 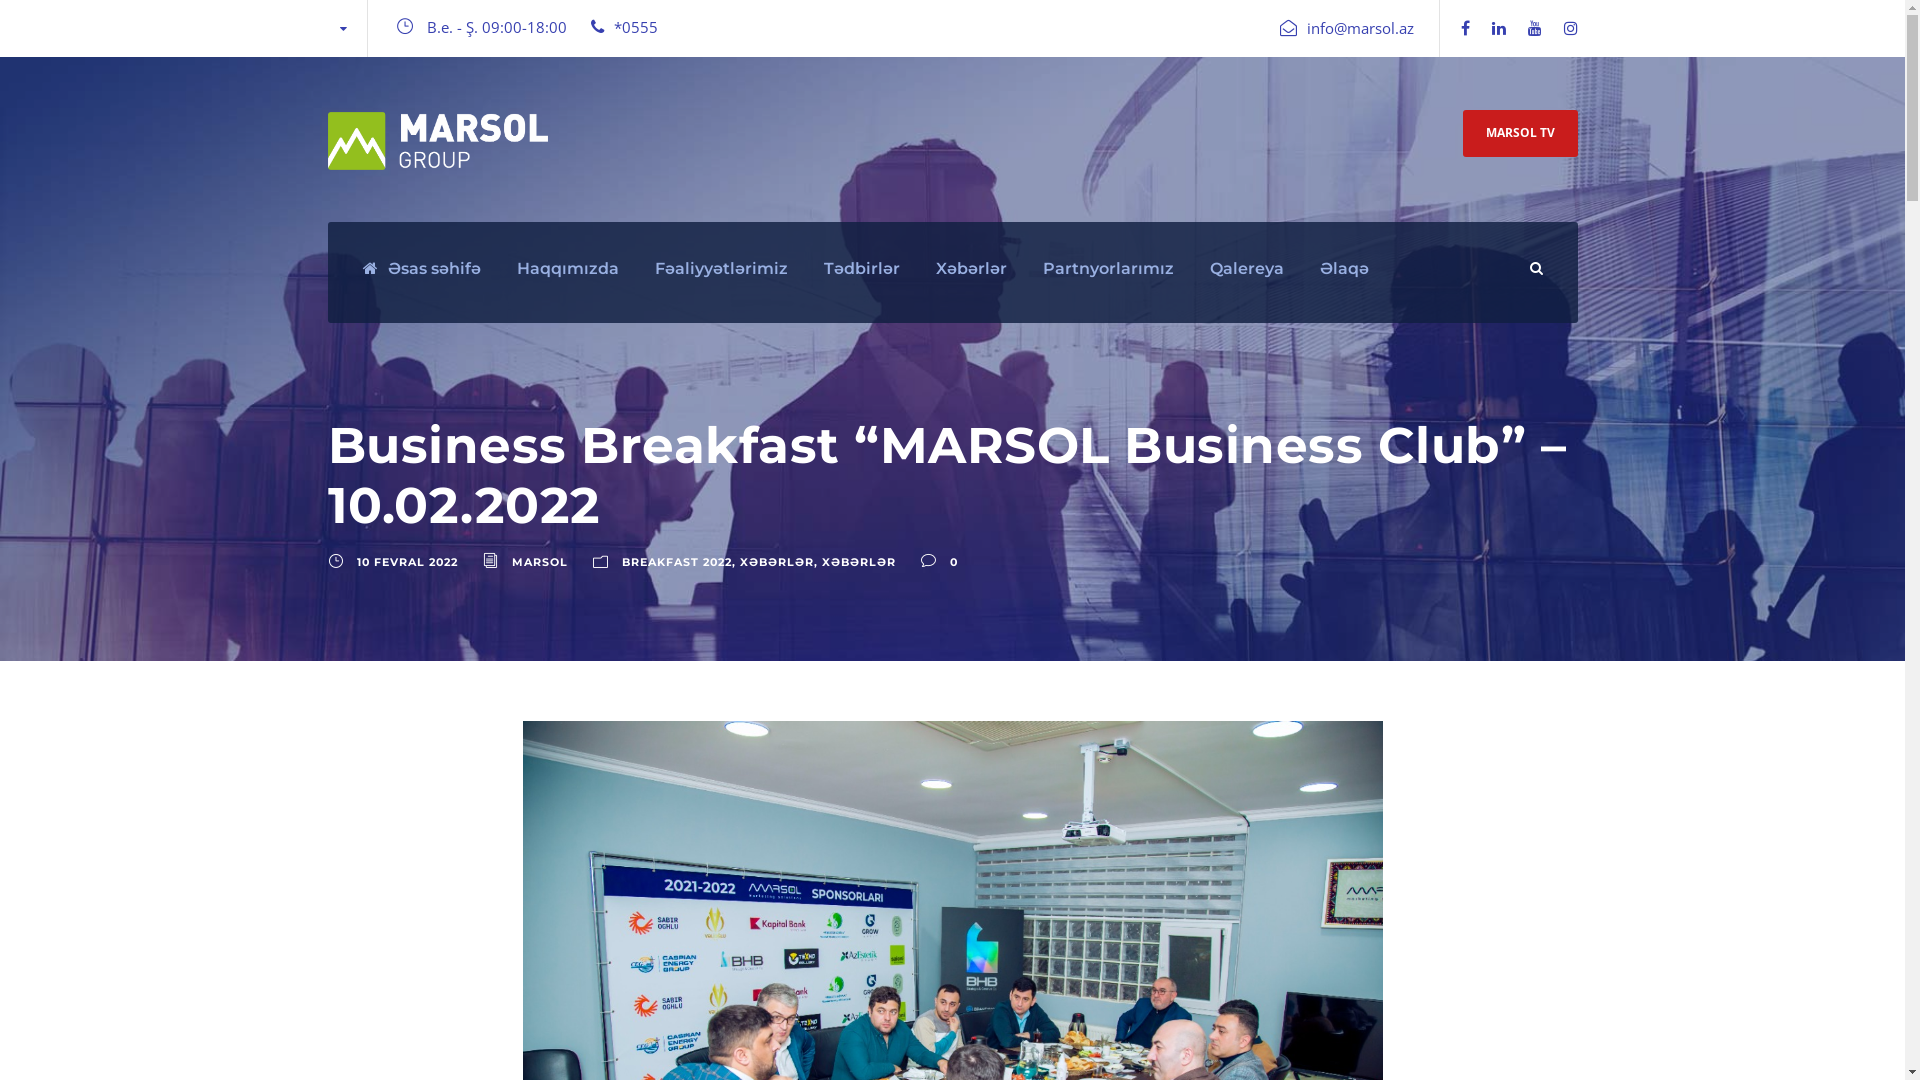 I want to click on 'youtube', so click(x=1526, y=27).